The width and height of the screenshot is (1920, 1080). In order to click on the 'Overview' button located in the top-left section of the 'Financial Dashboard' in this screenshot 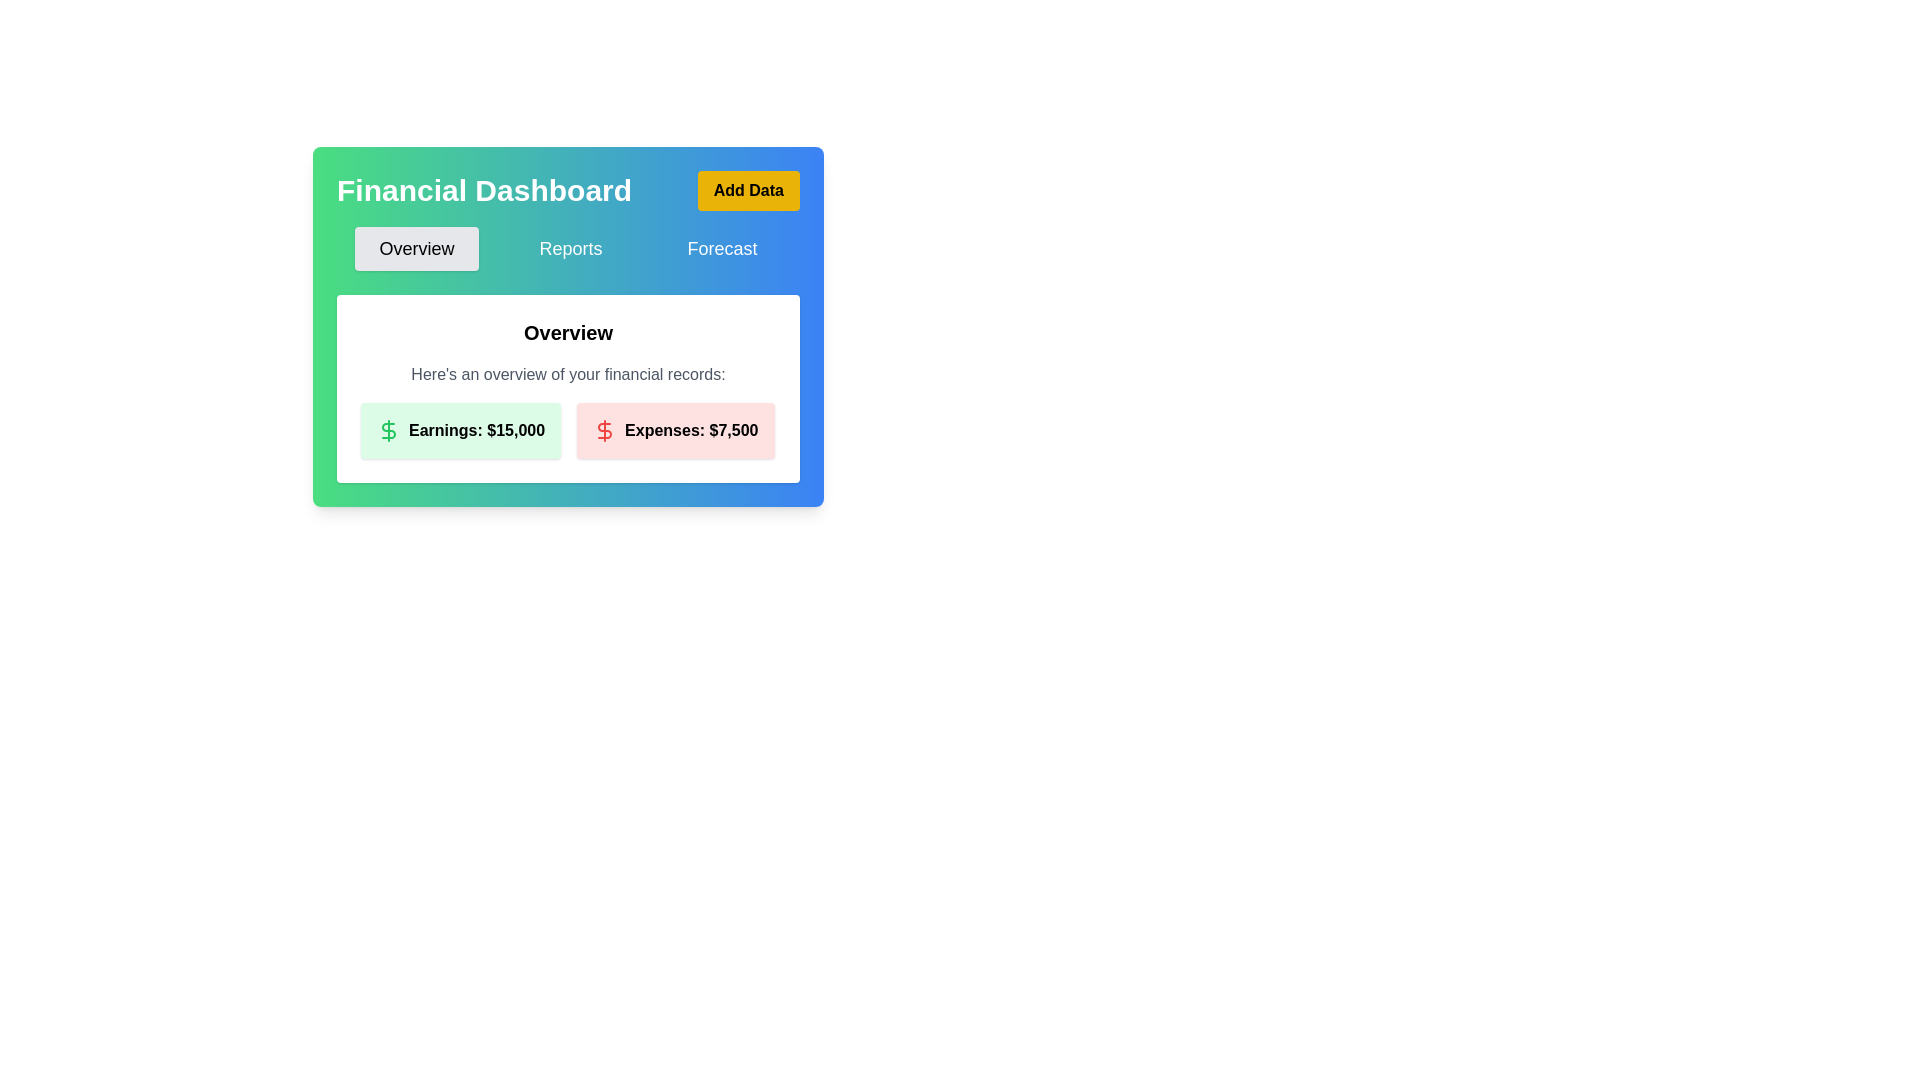, I will do `click(416, 248)`.